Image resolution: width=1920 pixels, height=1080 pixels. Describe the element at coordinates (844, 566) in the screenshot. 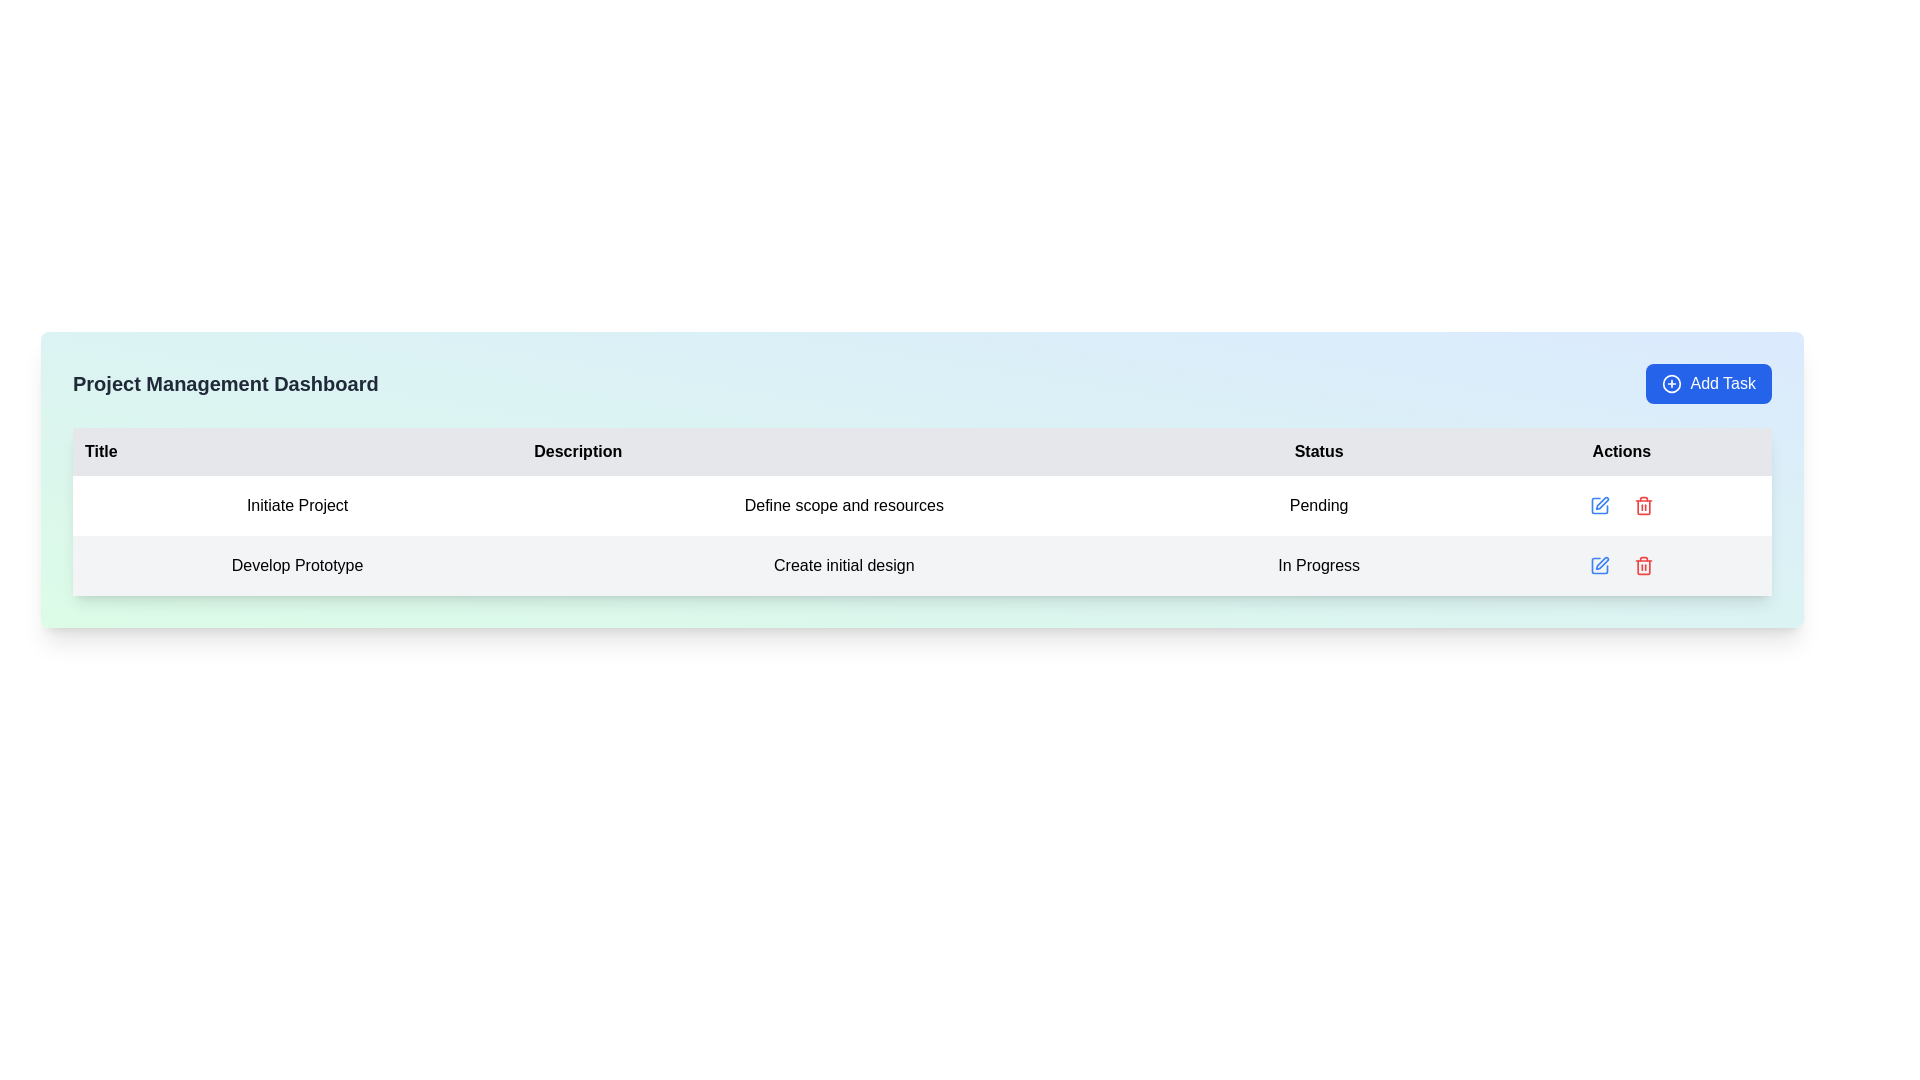

I see `the text label 'Create initial design' located in the third column of the second row of the table` at that location.